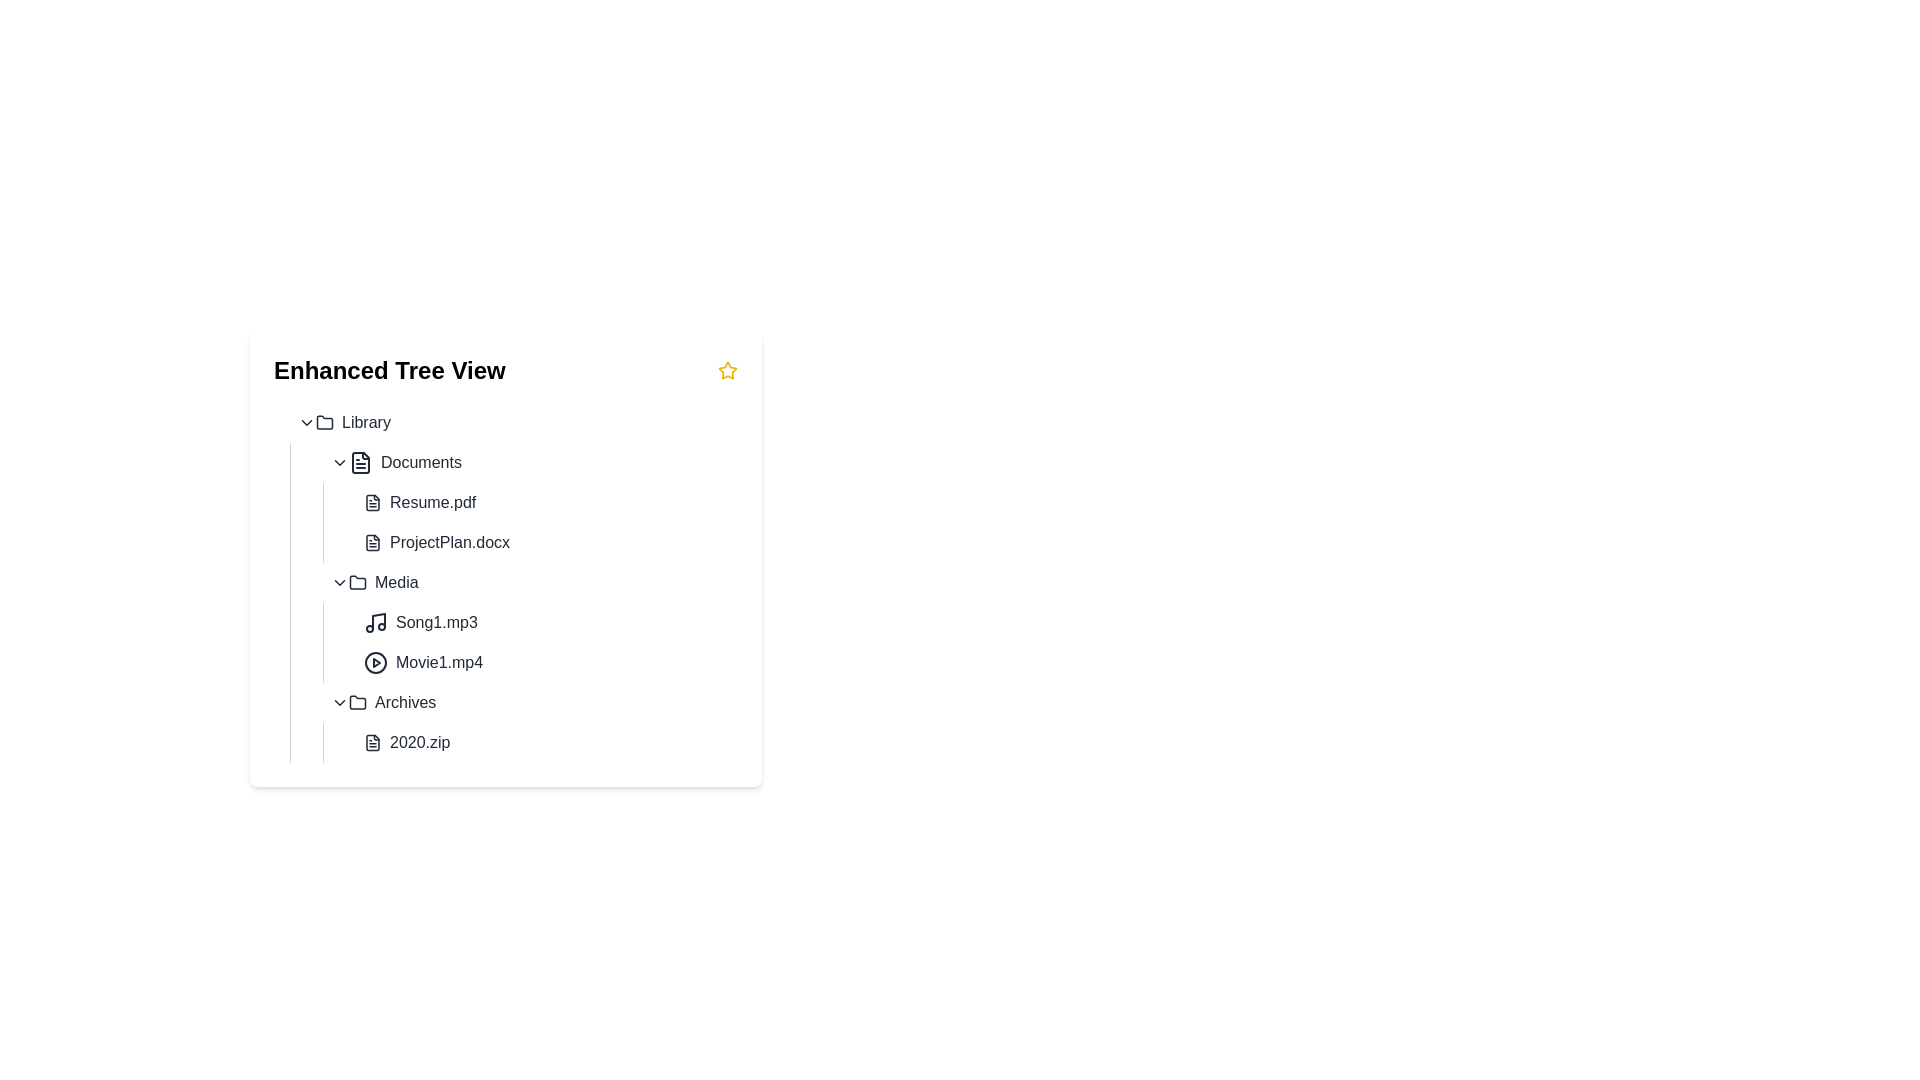  Describe the element at coordinates (432, 501) in the screenshot. I see `the text label for the file titled 'Resume.pdf' in the tree view under the 'Documents' folder` at that location.